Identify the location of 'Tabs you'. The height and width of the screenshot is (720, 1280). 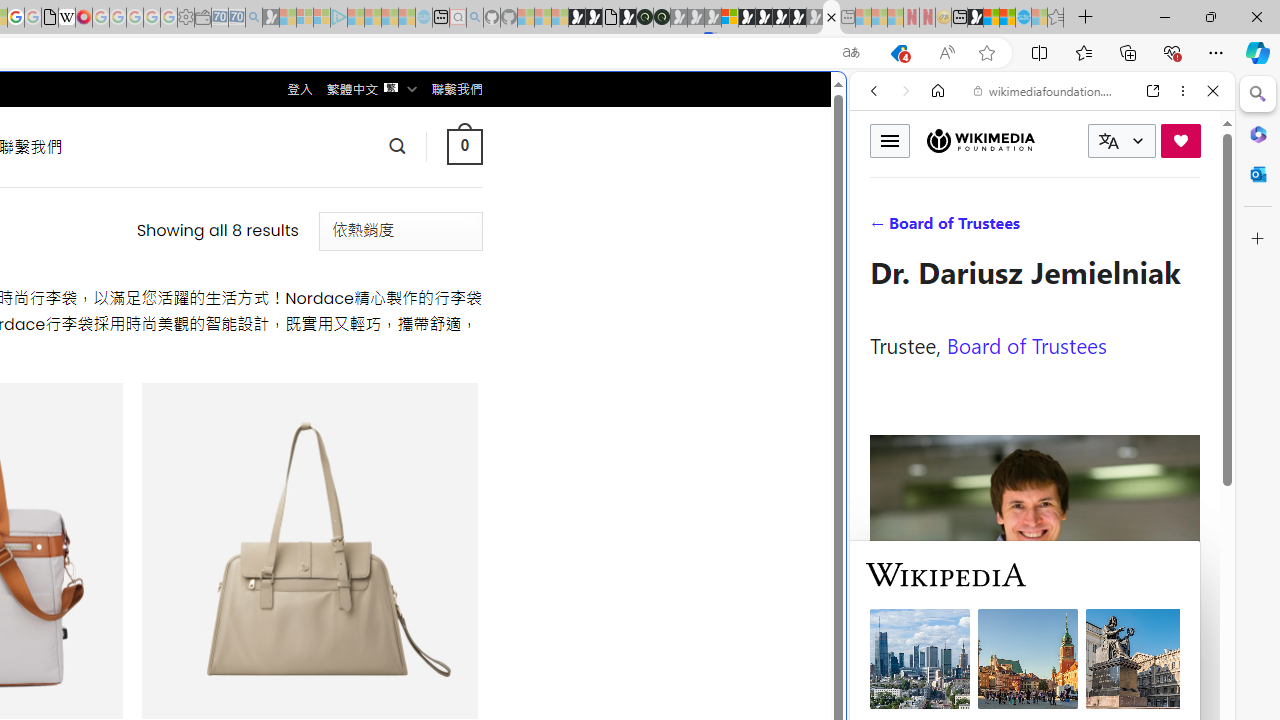
(276, 265).